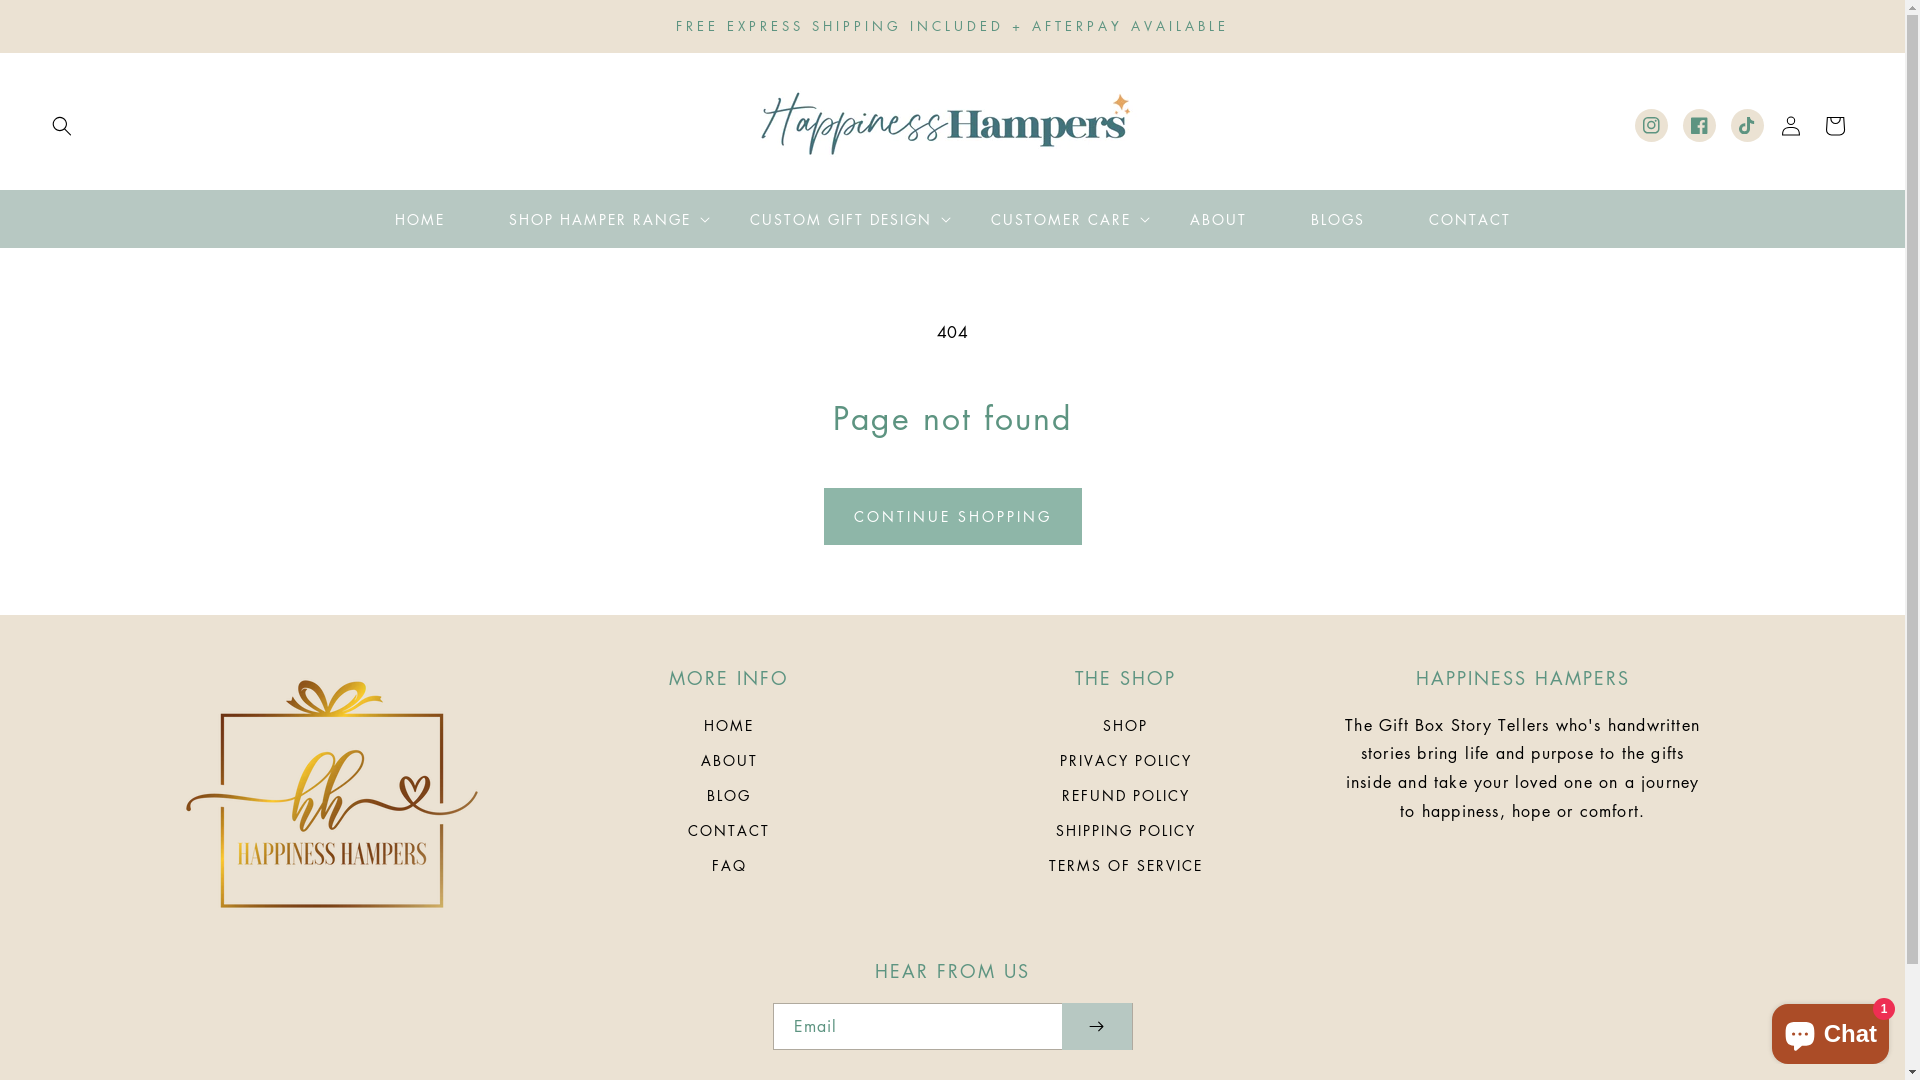  Describe the element at coordinates (1790, 126) in the screenshot. I see `'Log in'` at that location.